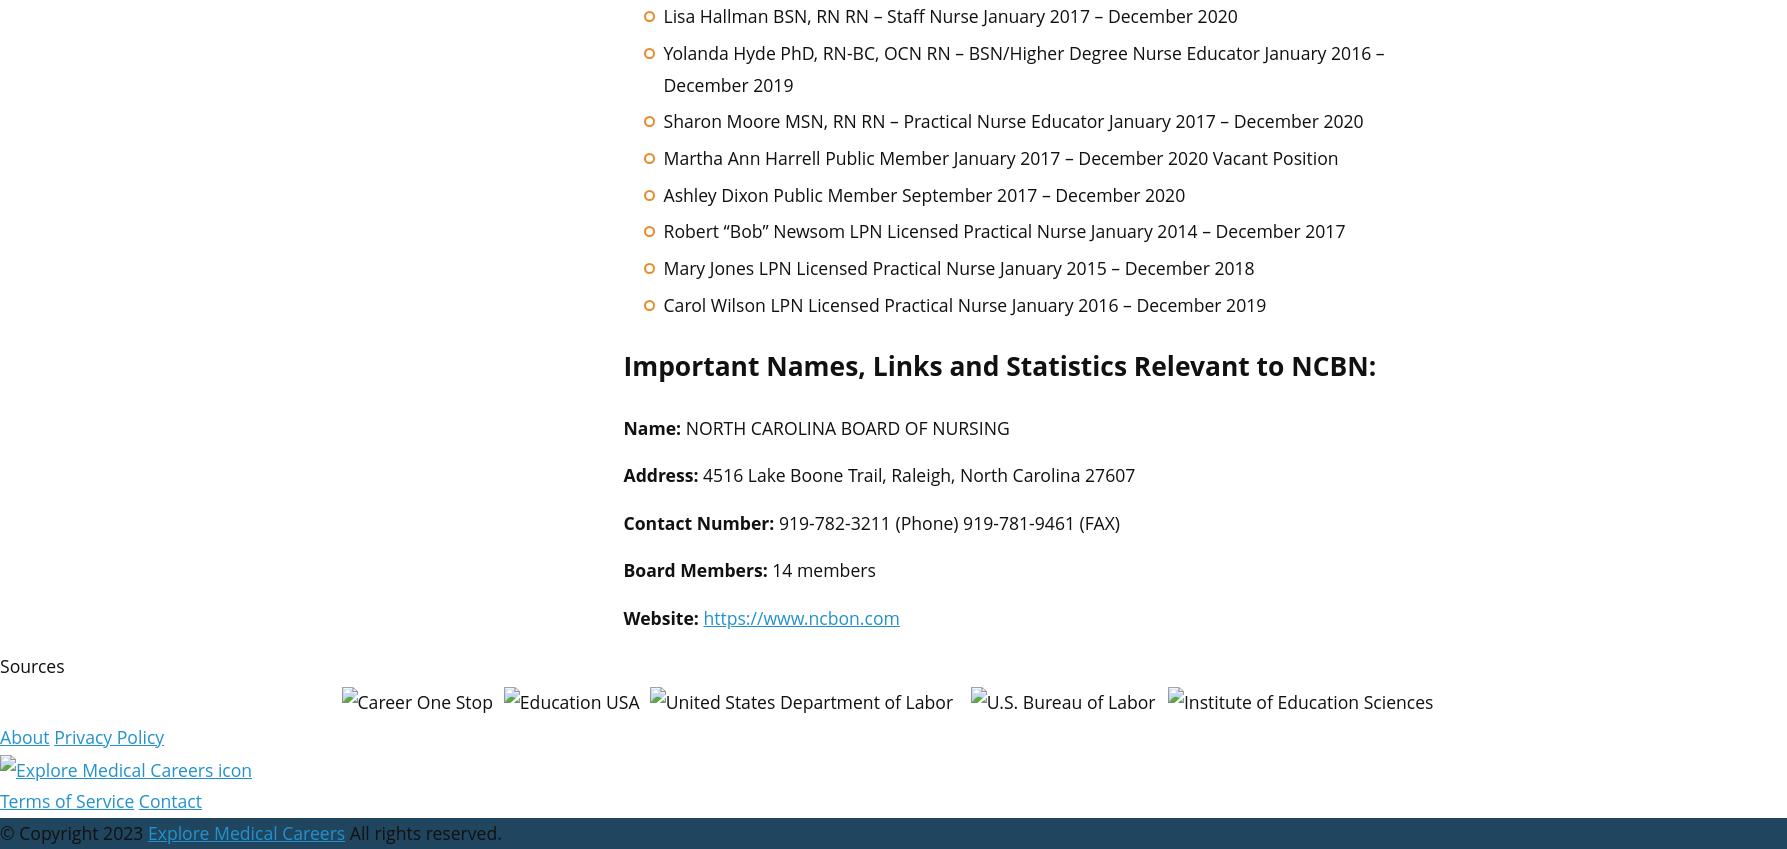 This screenshot has width=1787, height=849. Describe the element at coordinates (31, 664) in the screenshot. I see `'Sources'` at that location.